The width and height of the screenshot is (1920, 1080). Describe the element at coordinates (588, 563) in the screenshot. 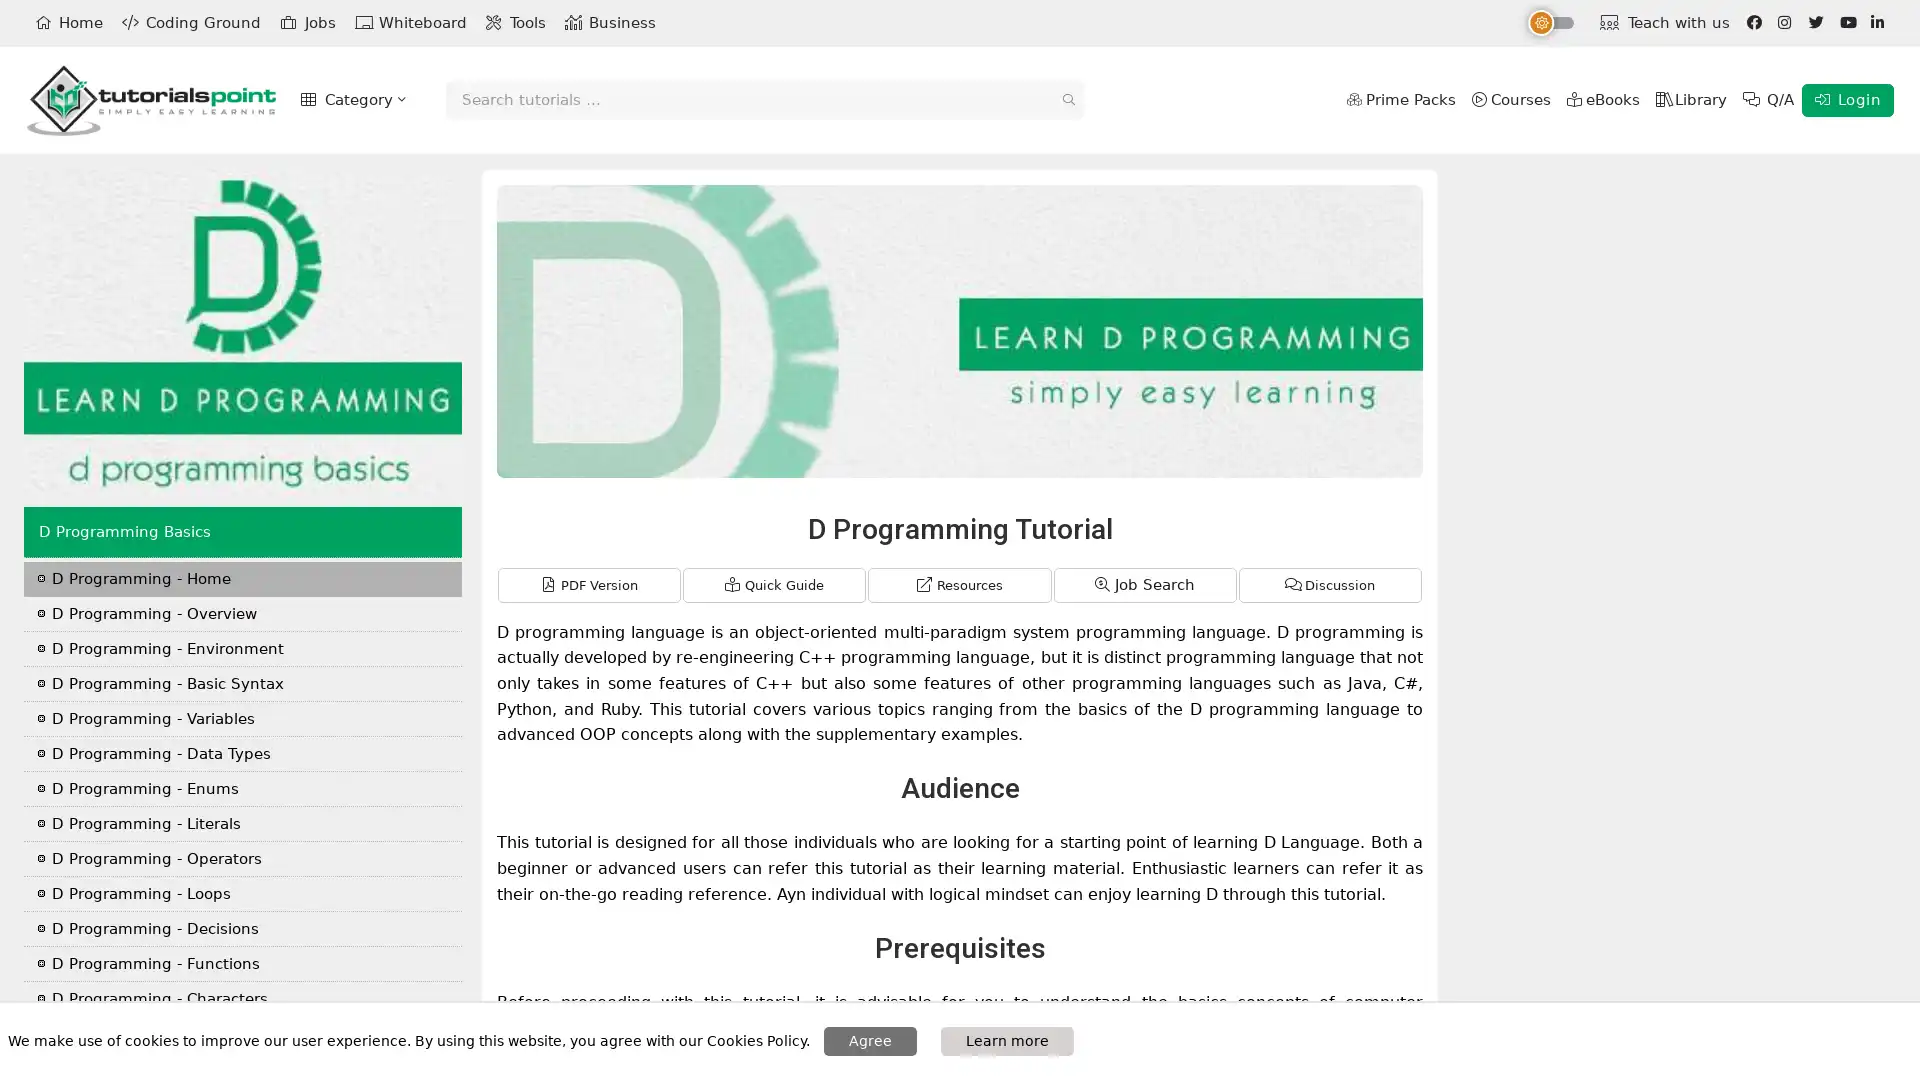

I see `PDF Version` at that location.